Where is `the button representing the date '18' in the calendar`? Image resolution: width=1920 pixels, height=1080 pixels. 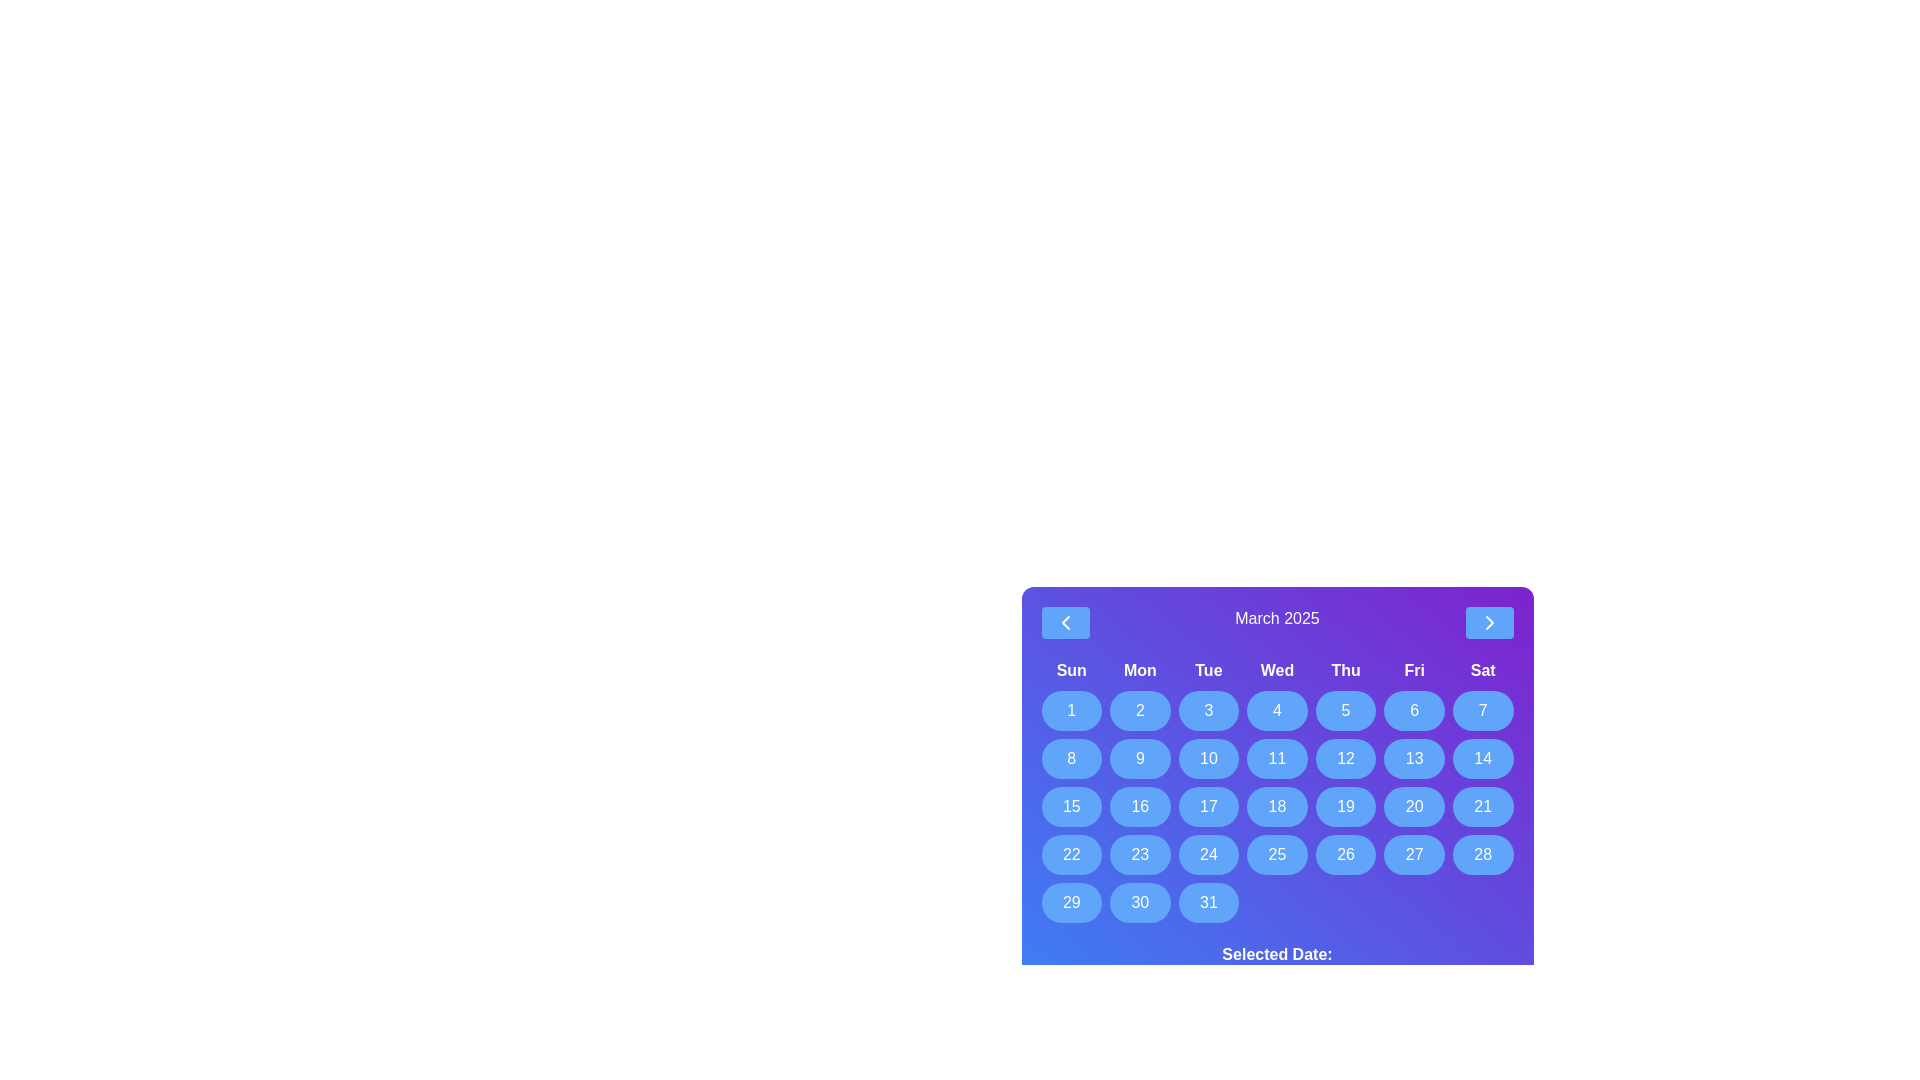
the button representing the date '18' in the calendar is located at coordinates (1276, 805).